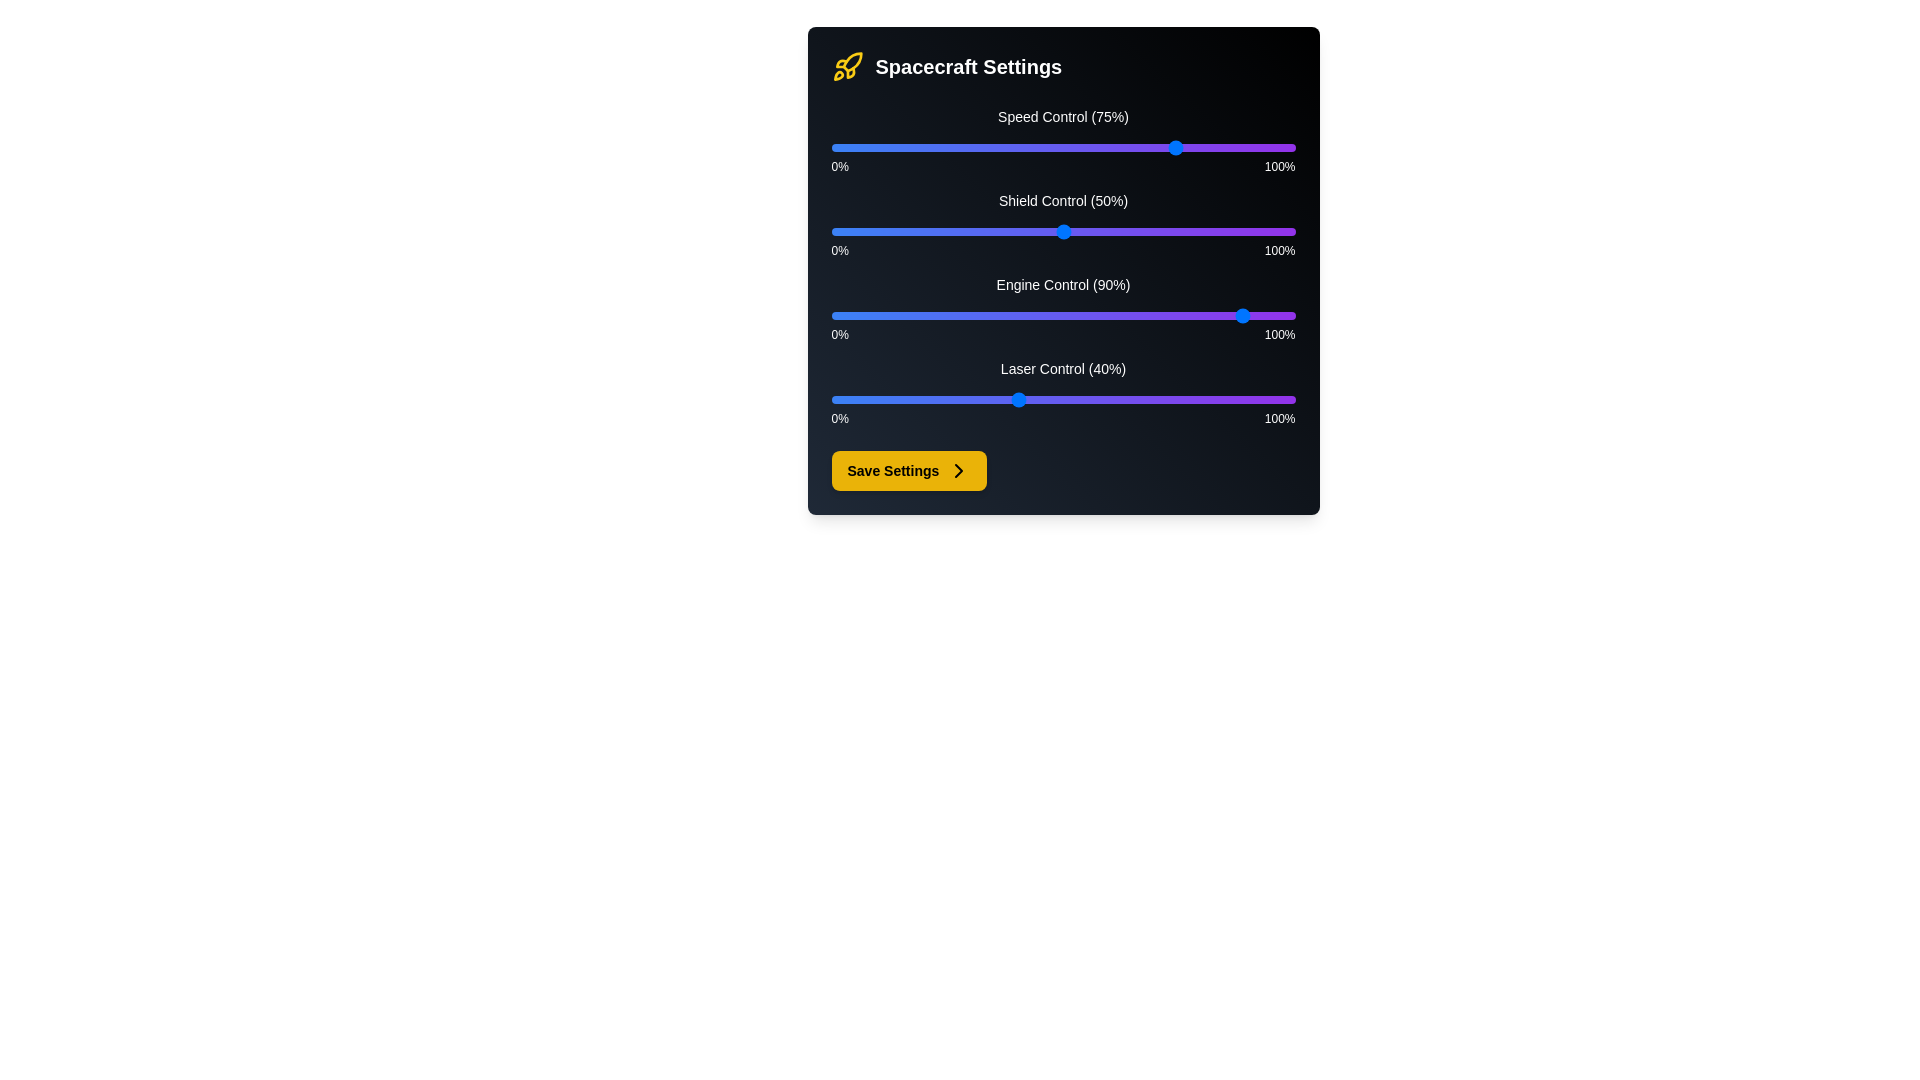 This screenshot has width=1920, height=1080. I want to click on 'Save Settings' button to save the current settings, so click(908, 470).